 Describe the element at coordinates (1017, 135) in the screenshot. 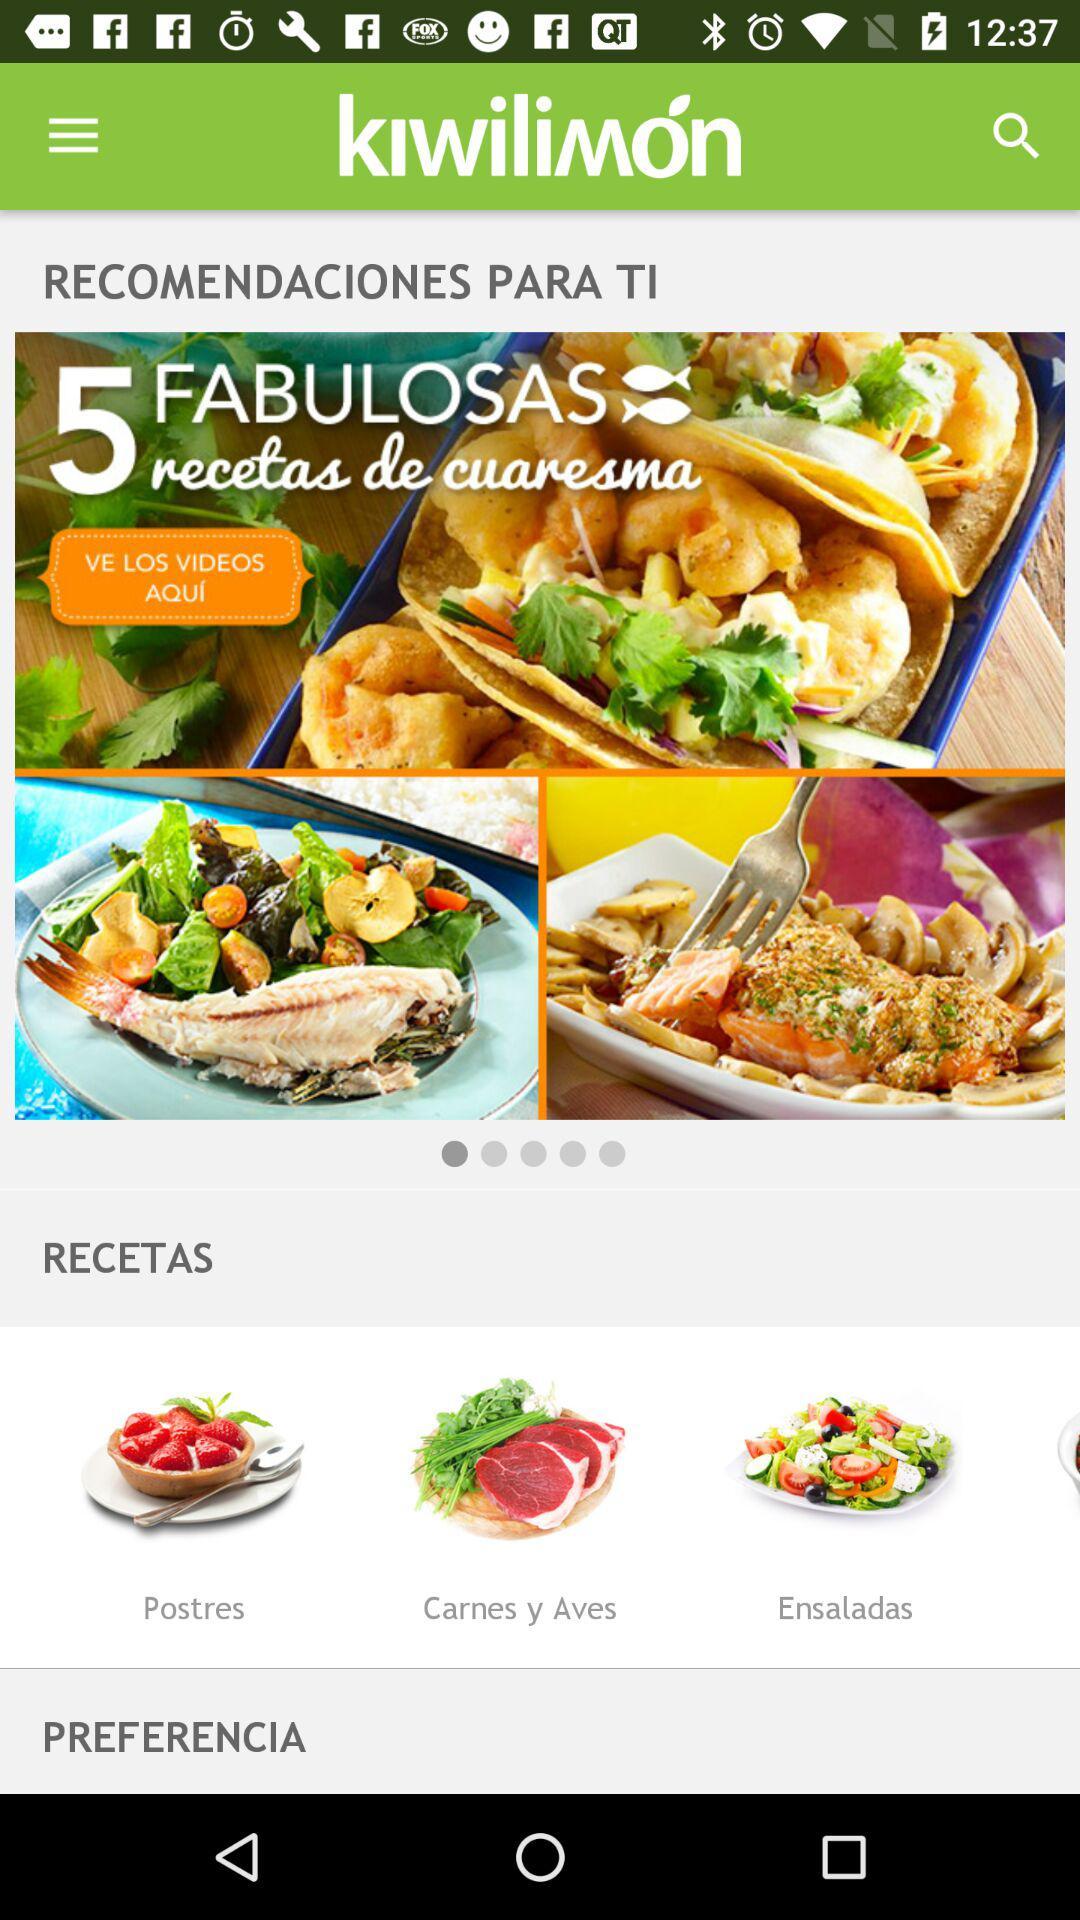

I see `icon at the top right corner` at that location.